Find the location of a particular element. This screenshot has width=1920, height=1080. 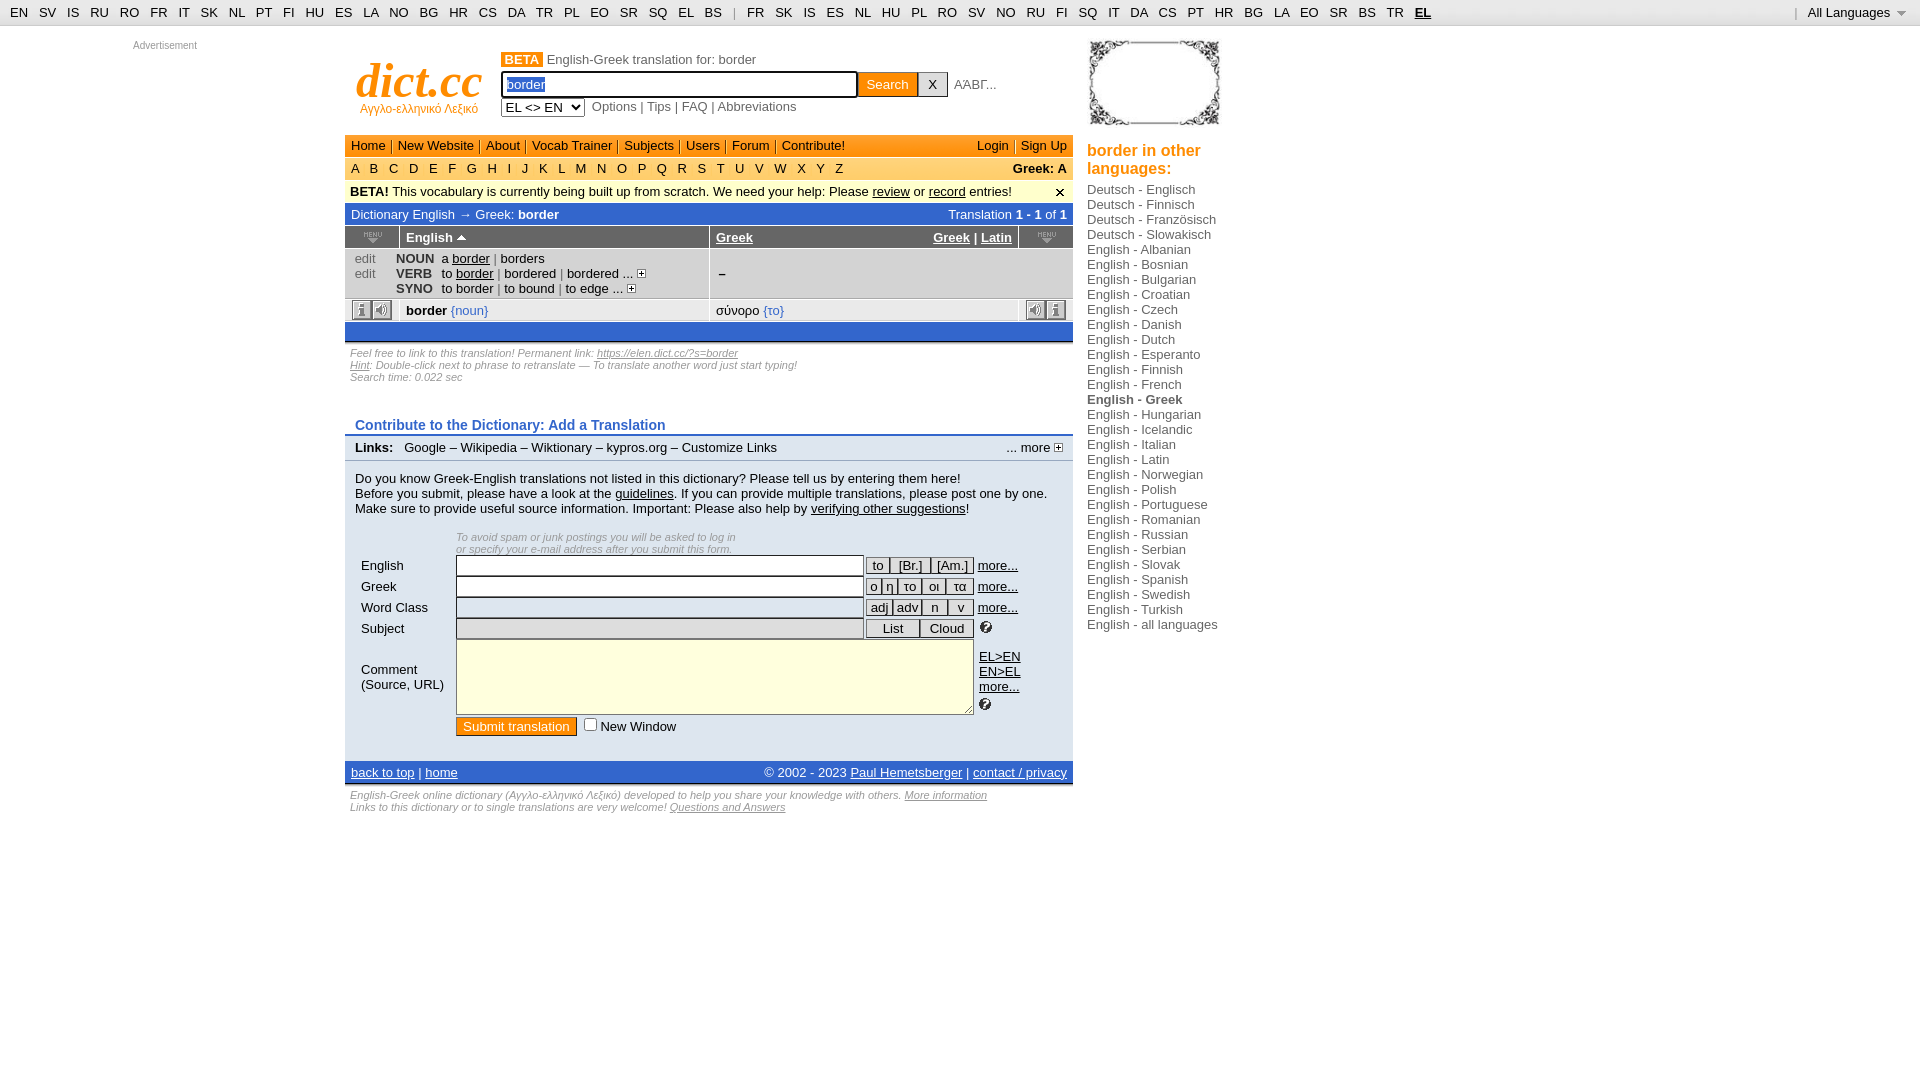

'F' is located at coordinates (444, 167).